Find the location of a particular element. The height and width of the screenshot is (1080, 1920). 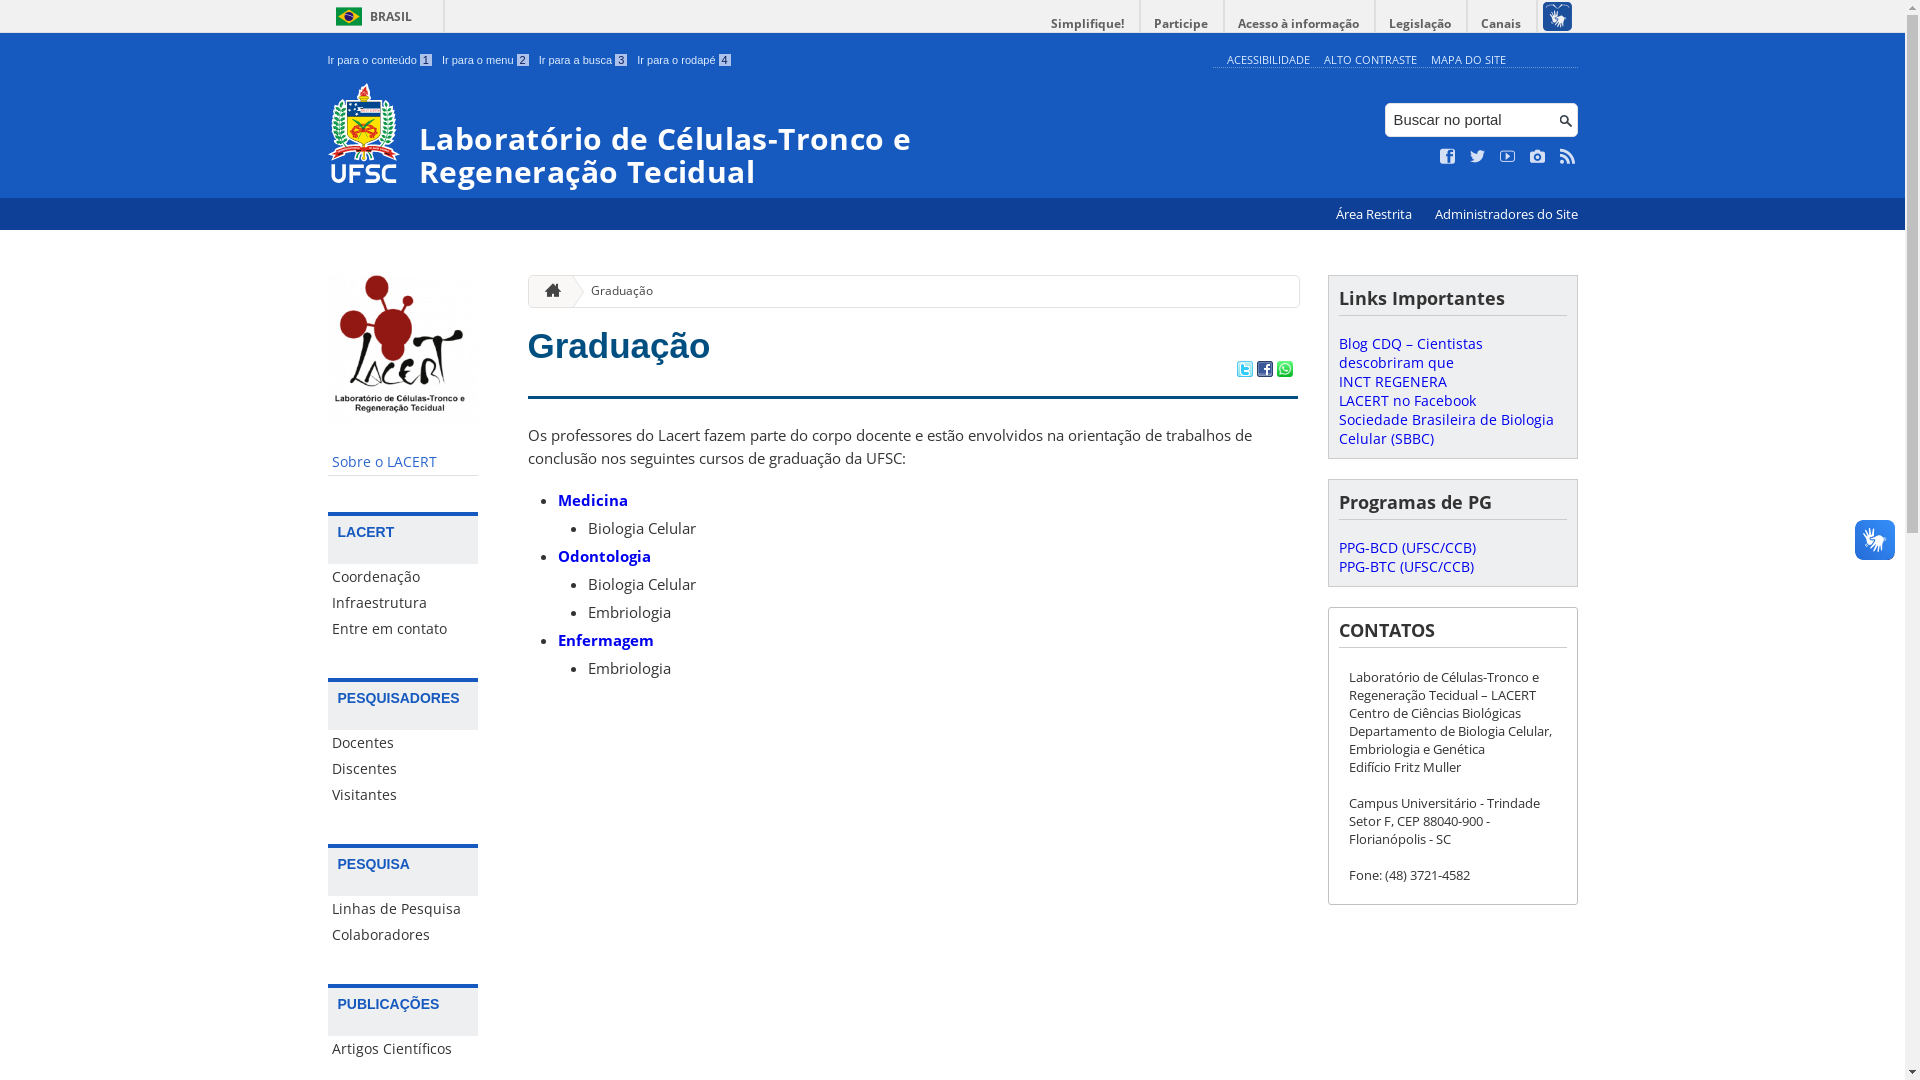

'Enfermagem' is located at coordinates (604, 640).